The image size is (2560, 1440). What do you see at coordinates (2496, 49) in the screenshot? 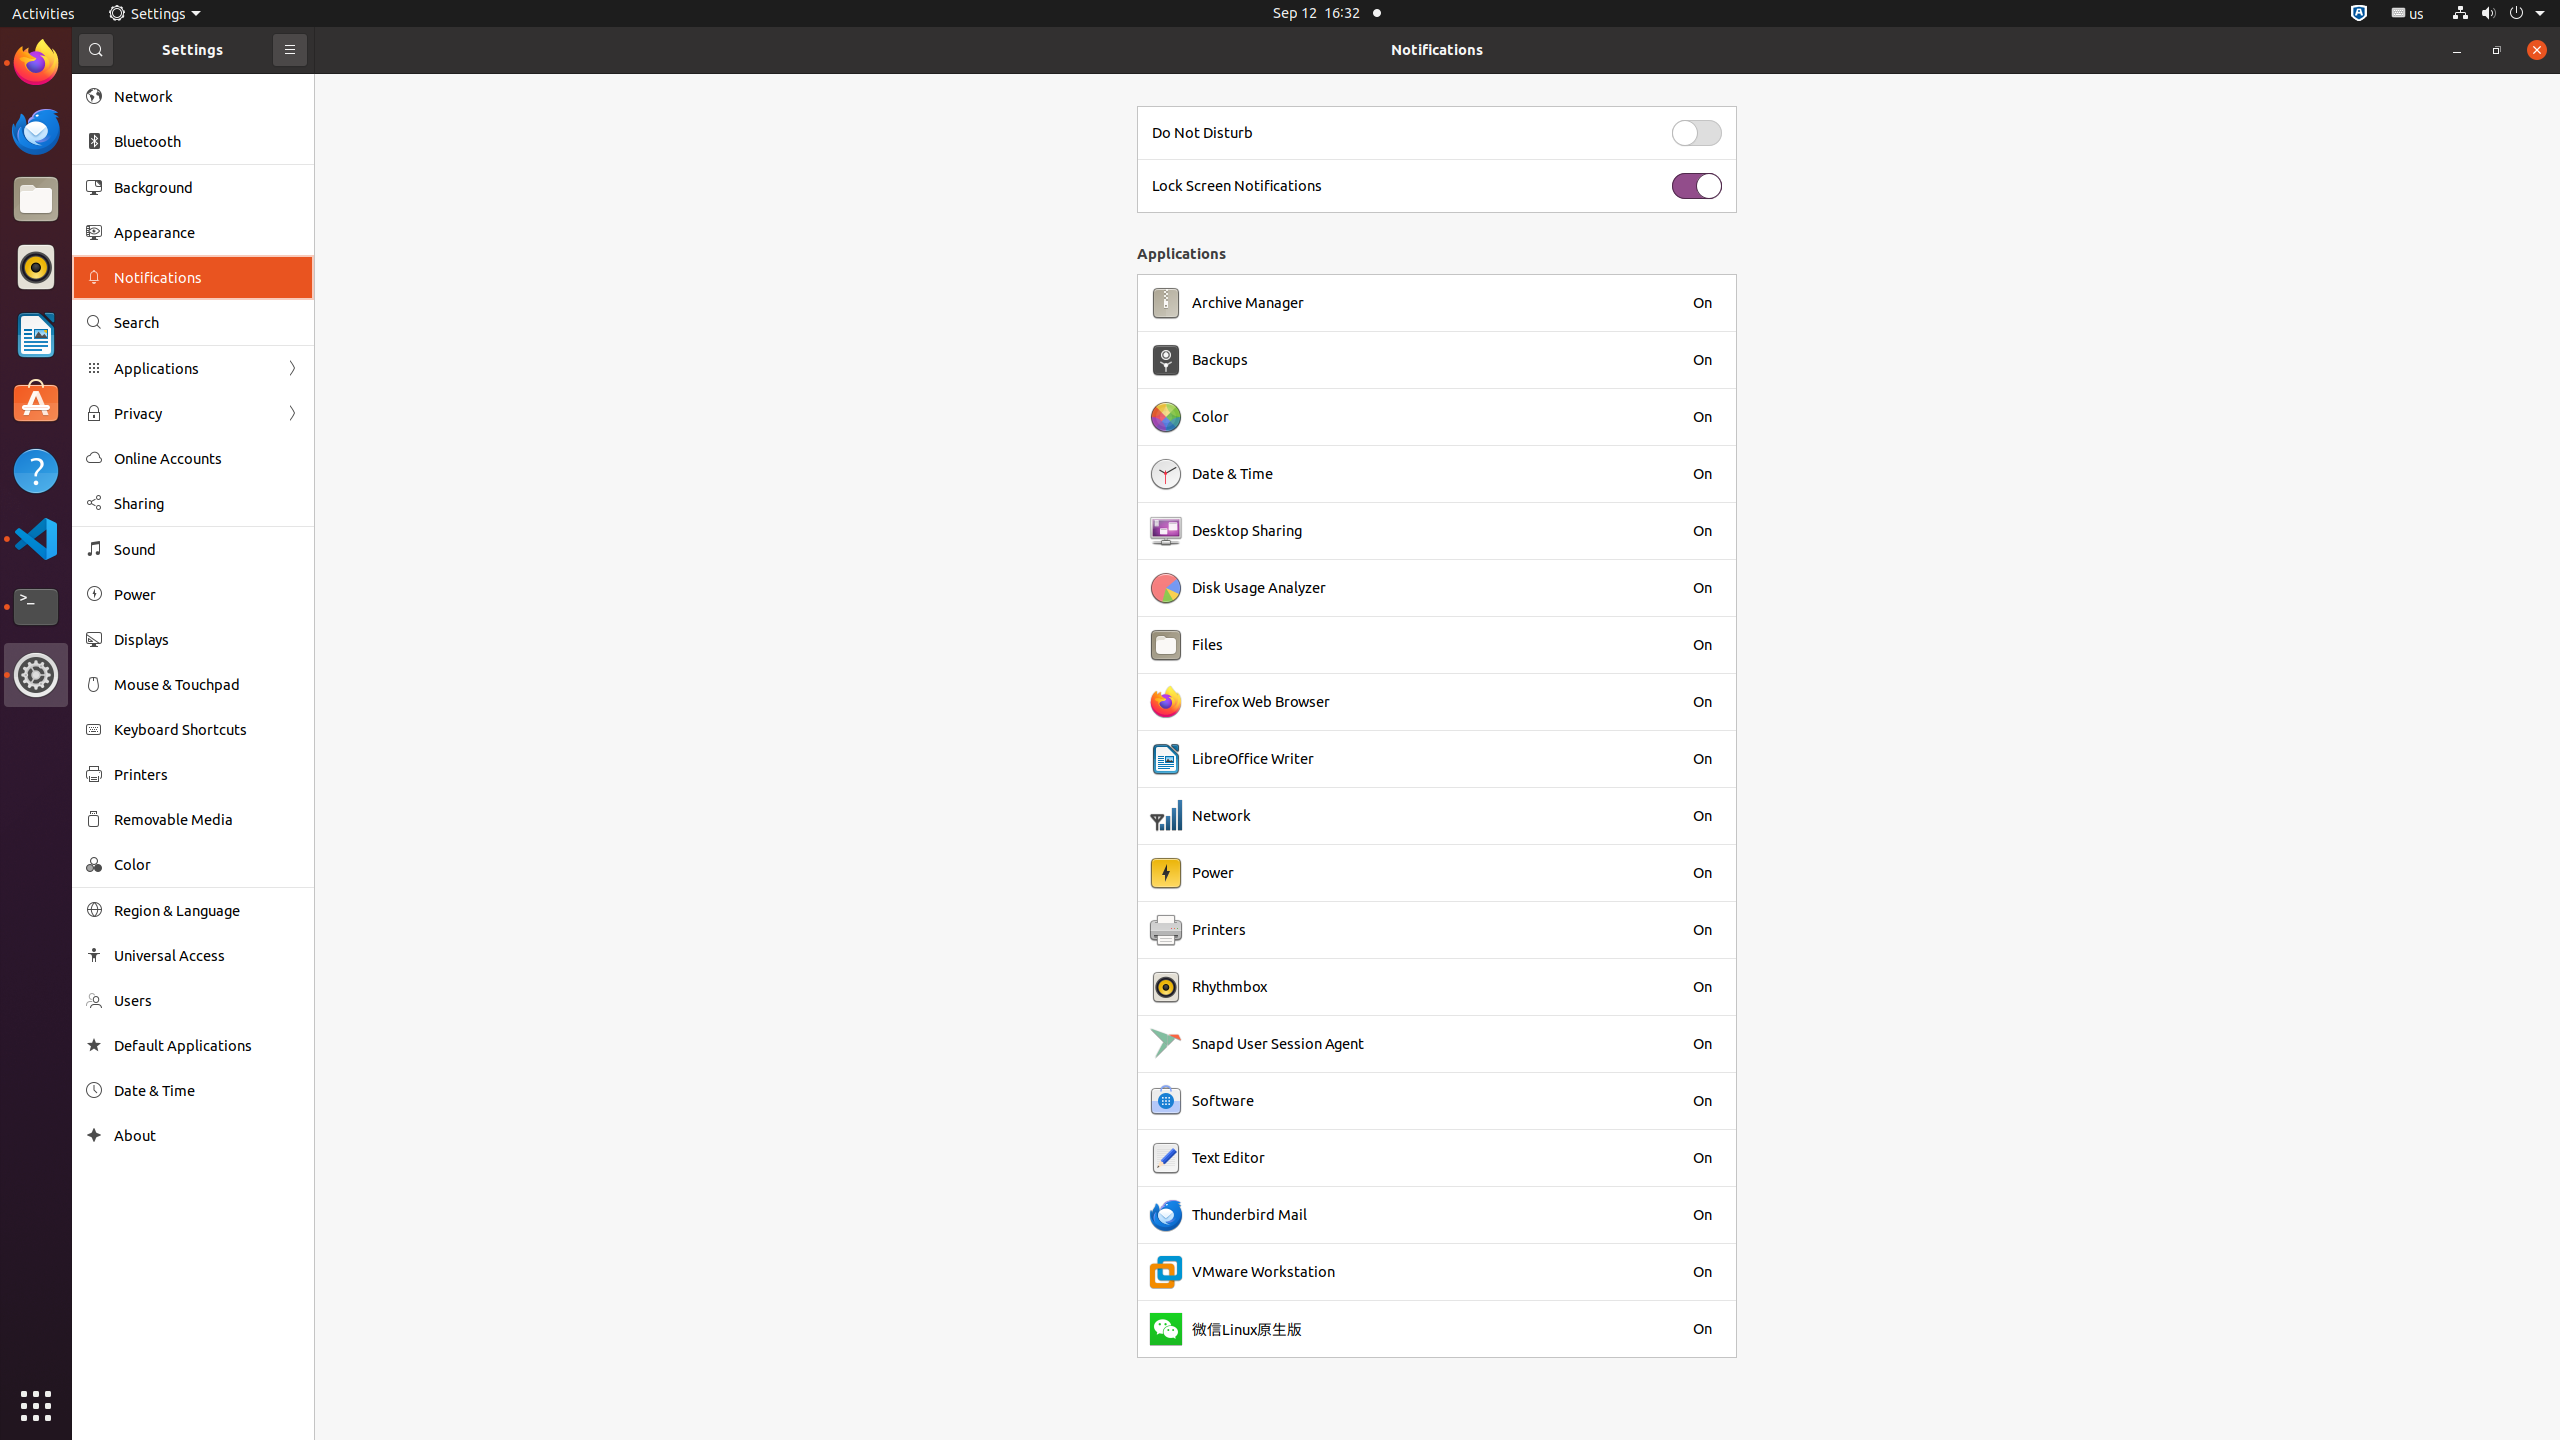
I see `'Restore'` at bounding box center [2496, 49].